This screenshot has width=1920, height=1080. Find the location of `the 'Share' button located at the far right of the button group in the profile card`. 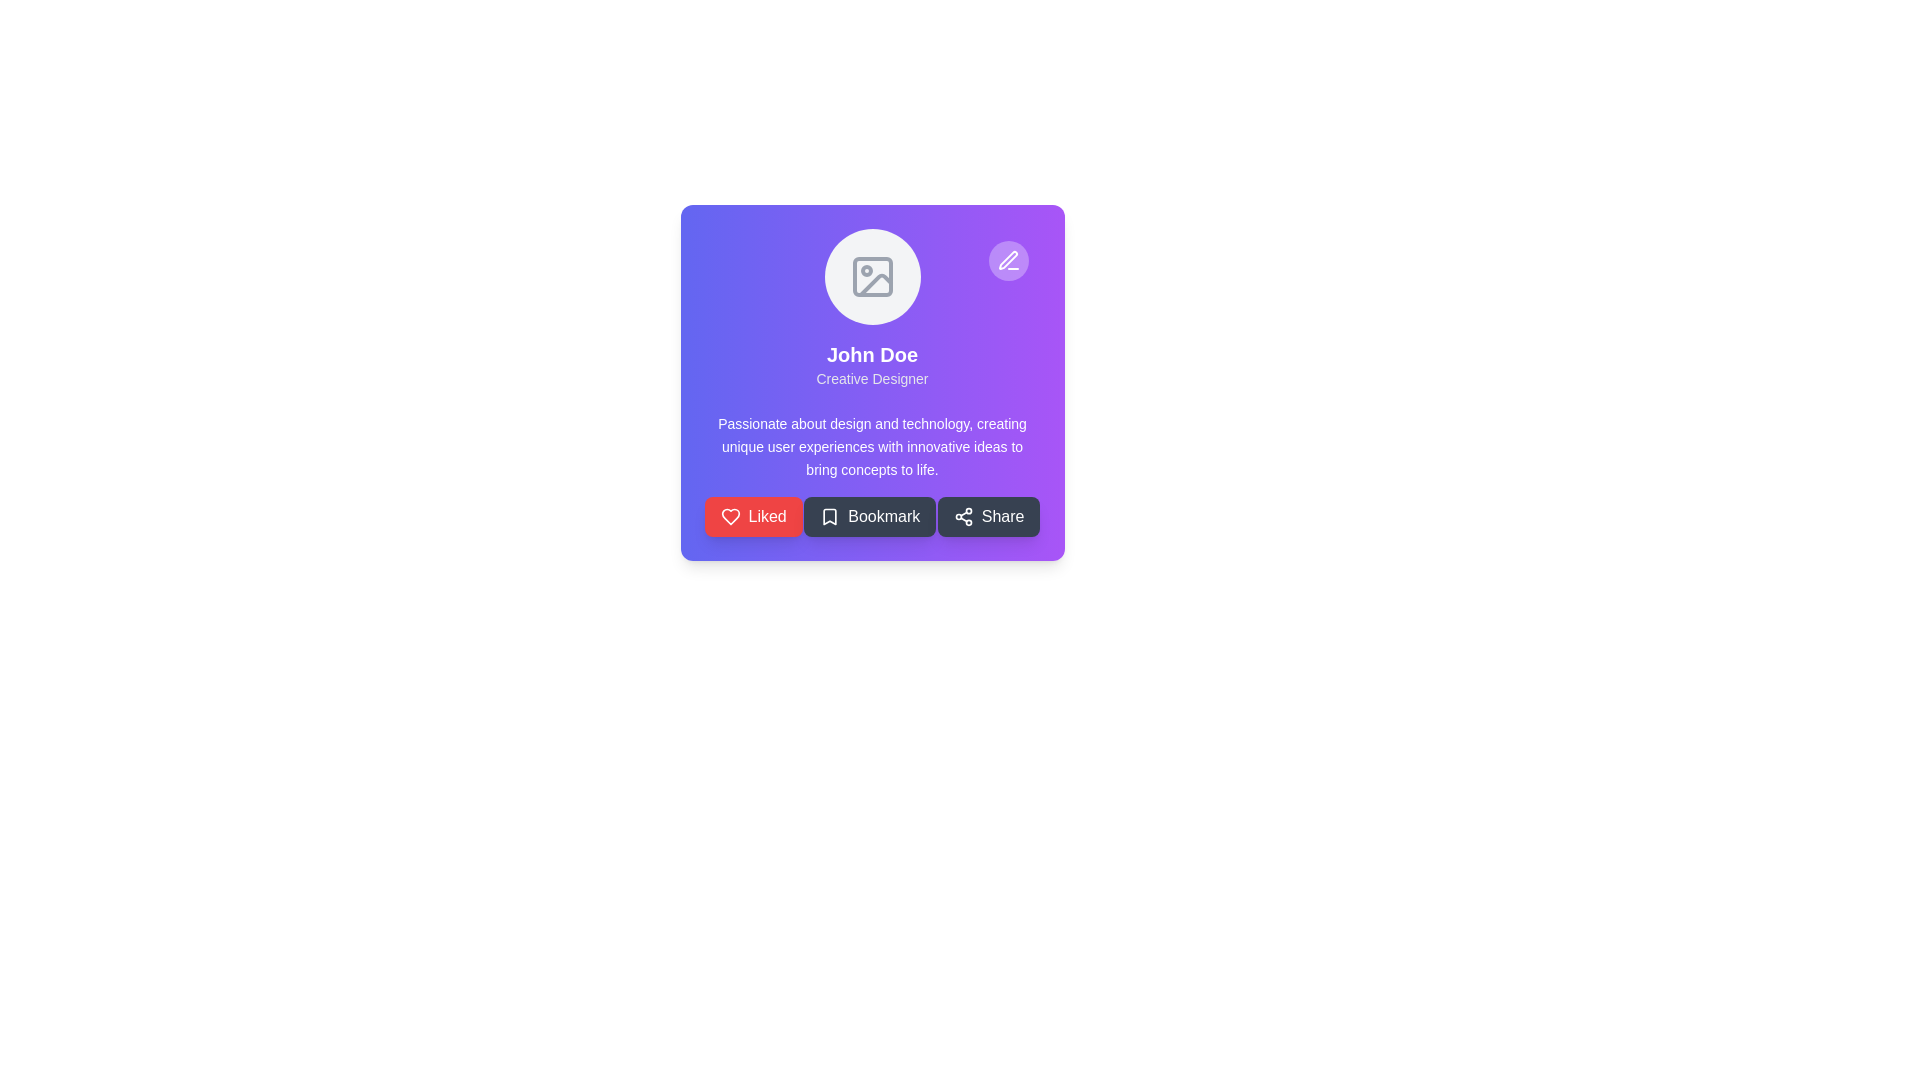

the 'Share' button located at the far right of the button group in the profile card is located at coordinates (989, 516).